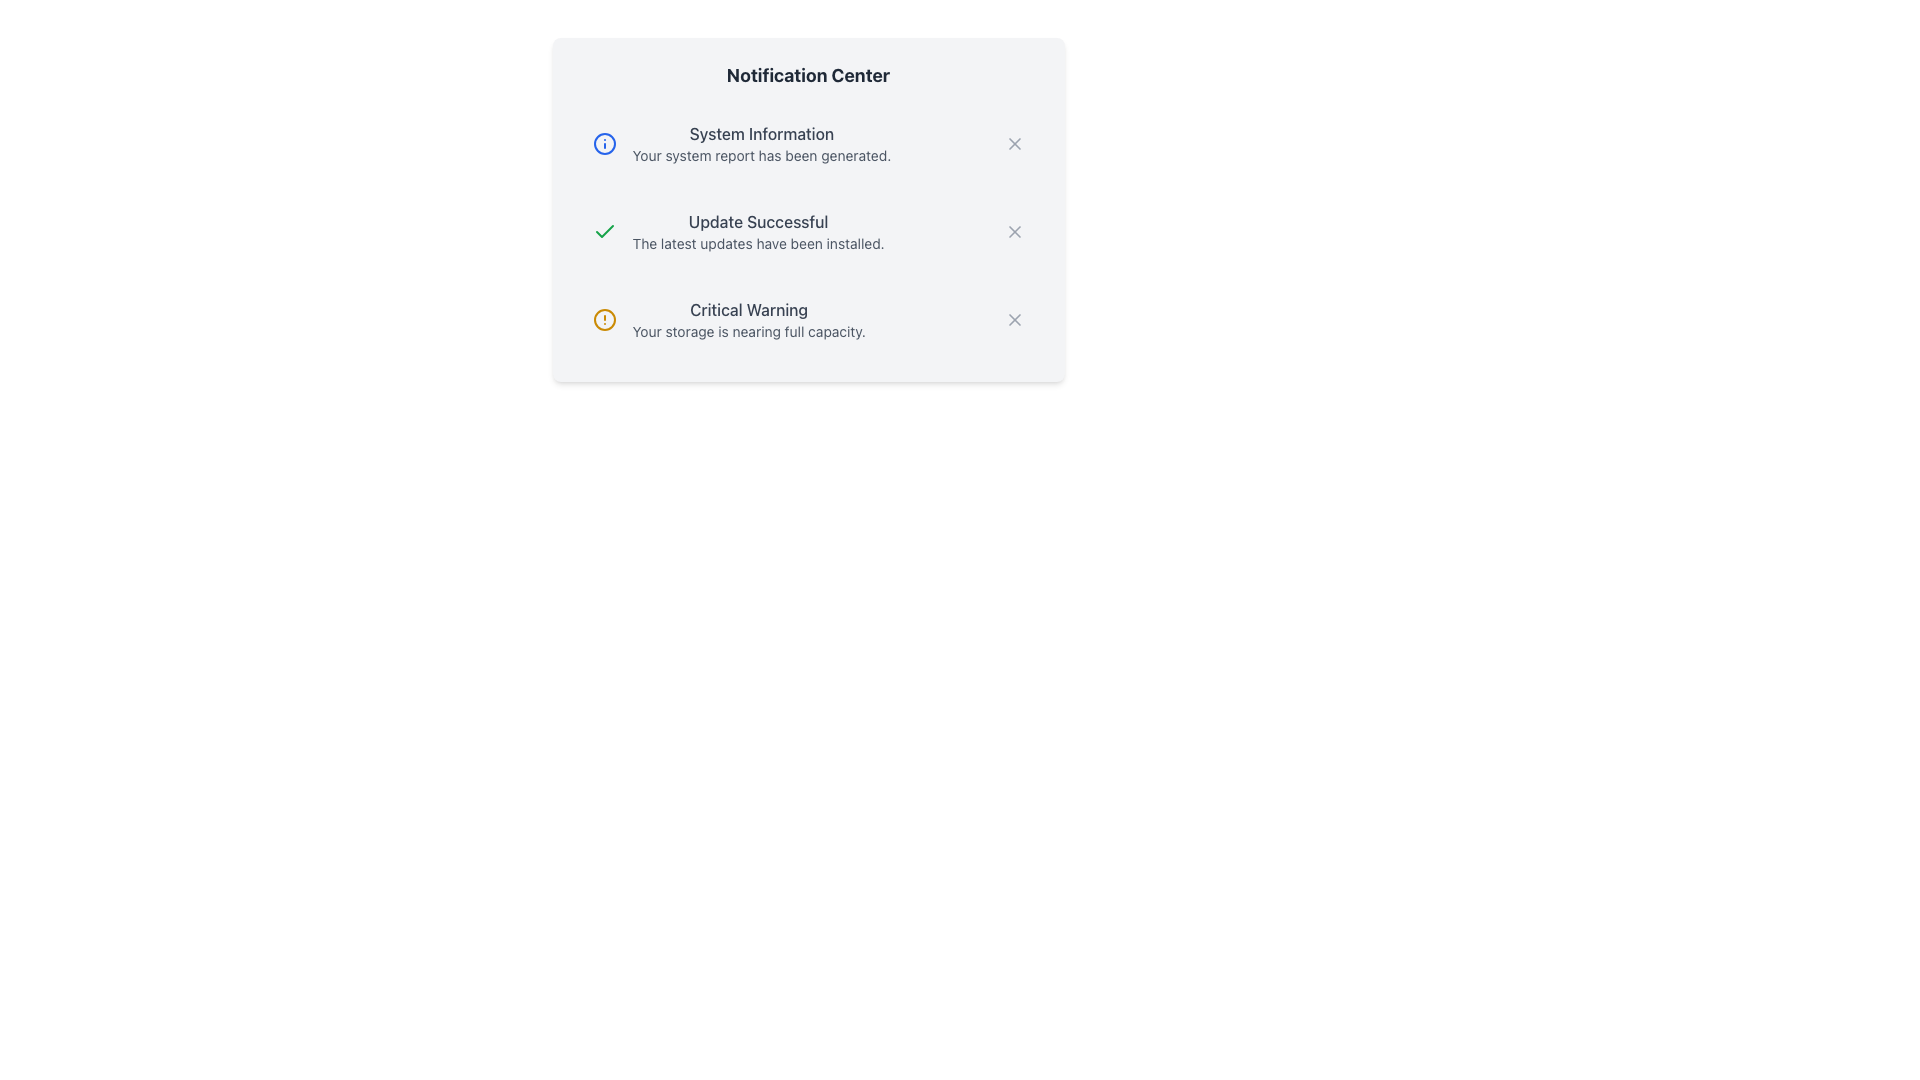 The image size is (1920, 1080). What do you see at coordinates (1014, 319) in the screenshot?
I see `the 'X'-shaped close button associated with the 'Critical Warning' notification` at bounding box center [1014, 319].